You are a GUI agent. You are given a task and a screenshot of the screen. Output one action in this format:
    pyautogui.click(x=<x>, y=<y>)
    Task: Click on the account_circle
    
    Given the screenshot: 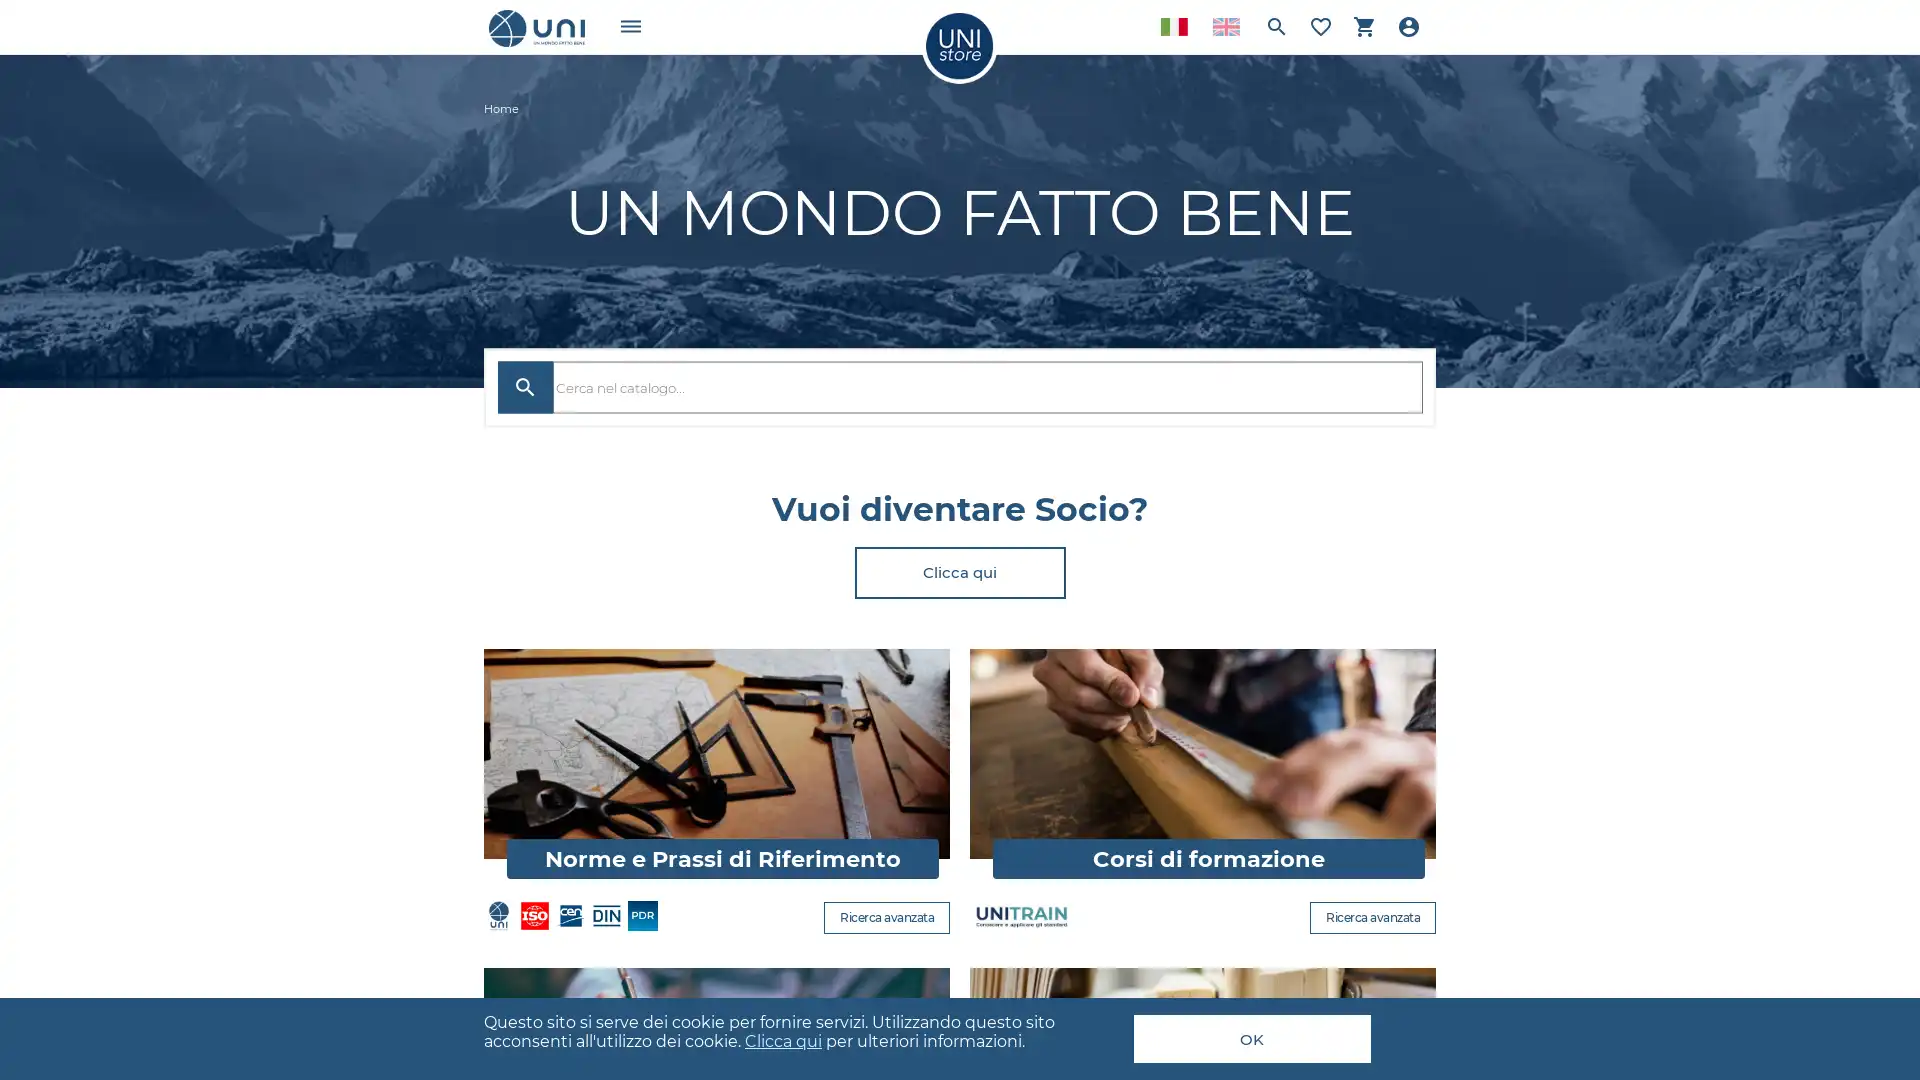 What is the action you would take?
    pyautogui.click(x=1408, y=27)
    